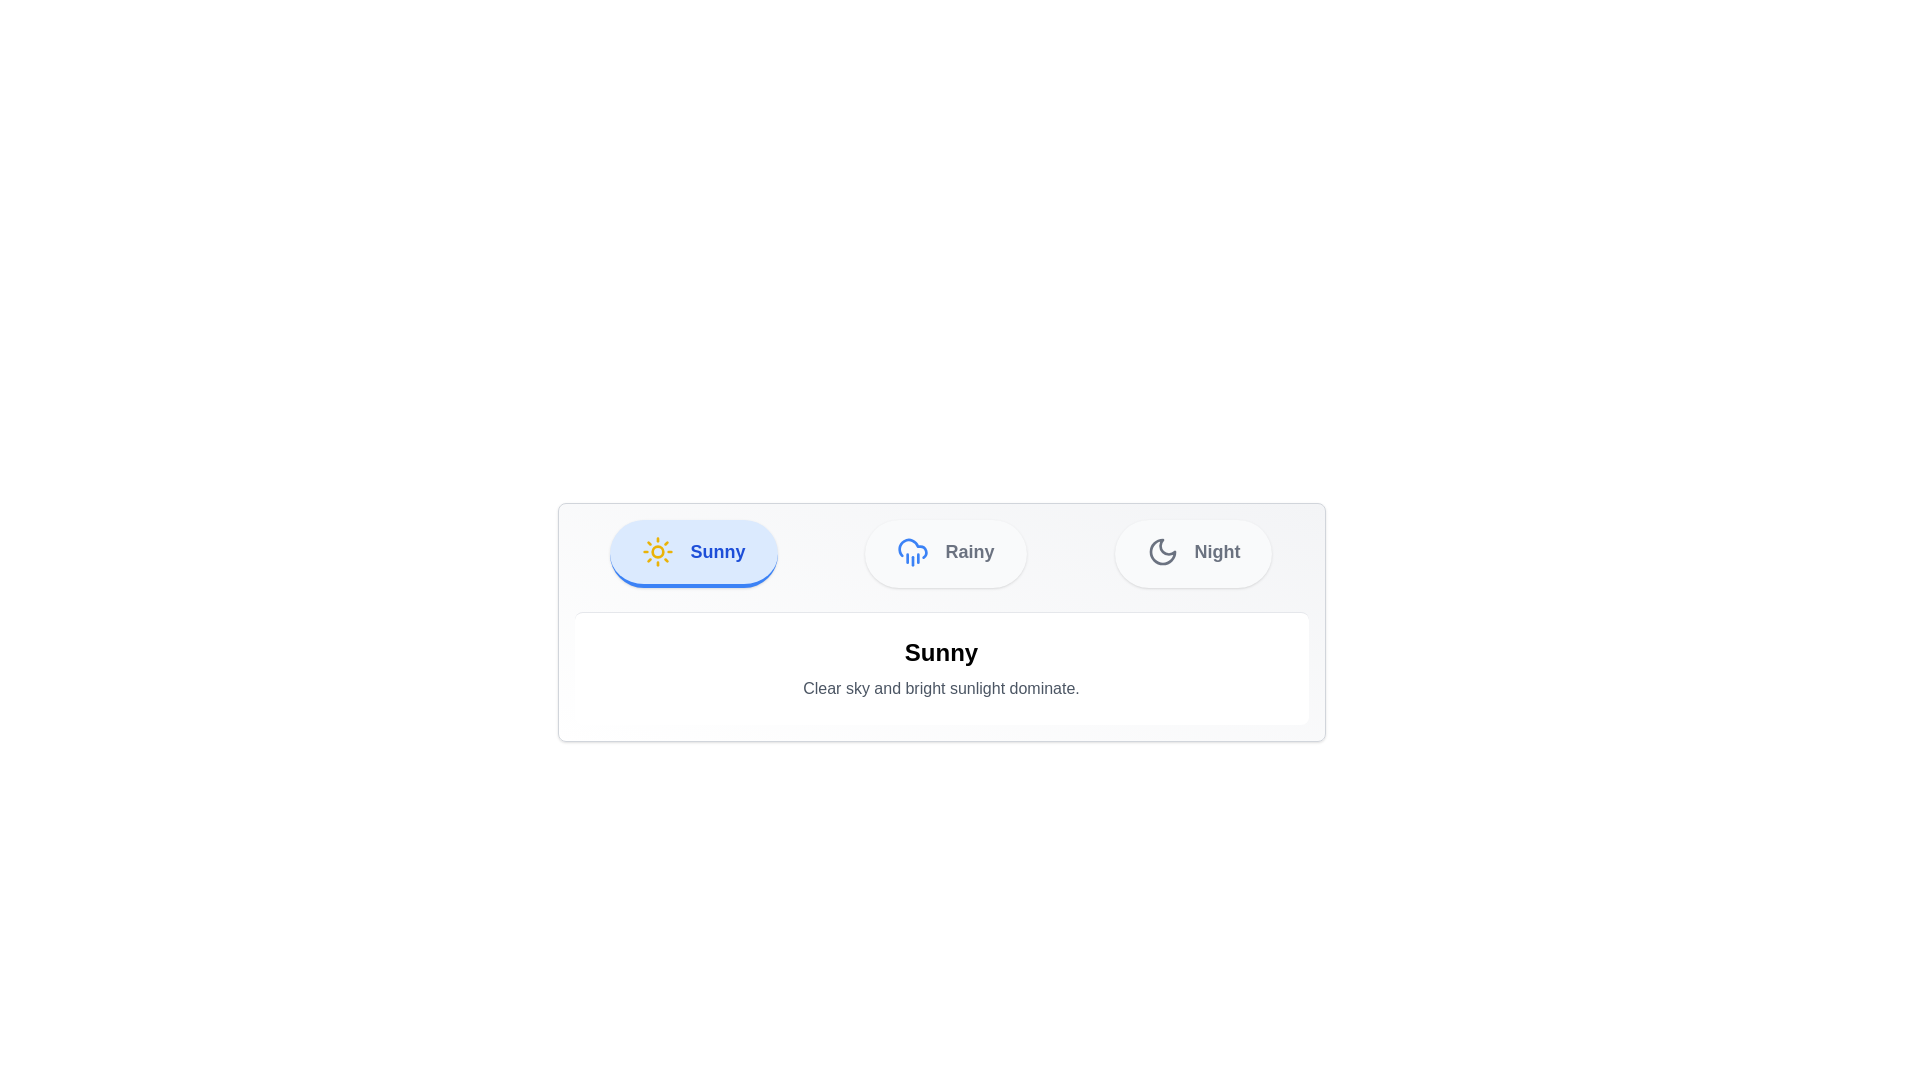  Describe the element at coordinates (694, 554) in the screenshot. I see `the Sunny tab to switch the view` at that location.